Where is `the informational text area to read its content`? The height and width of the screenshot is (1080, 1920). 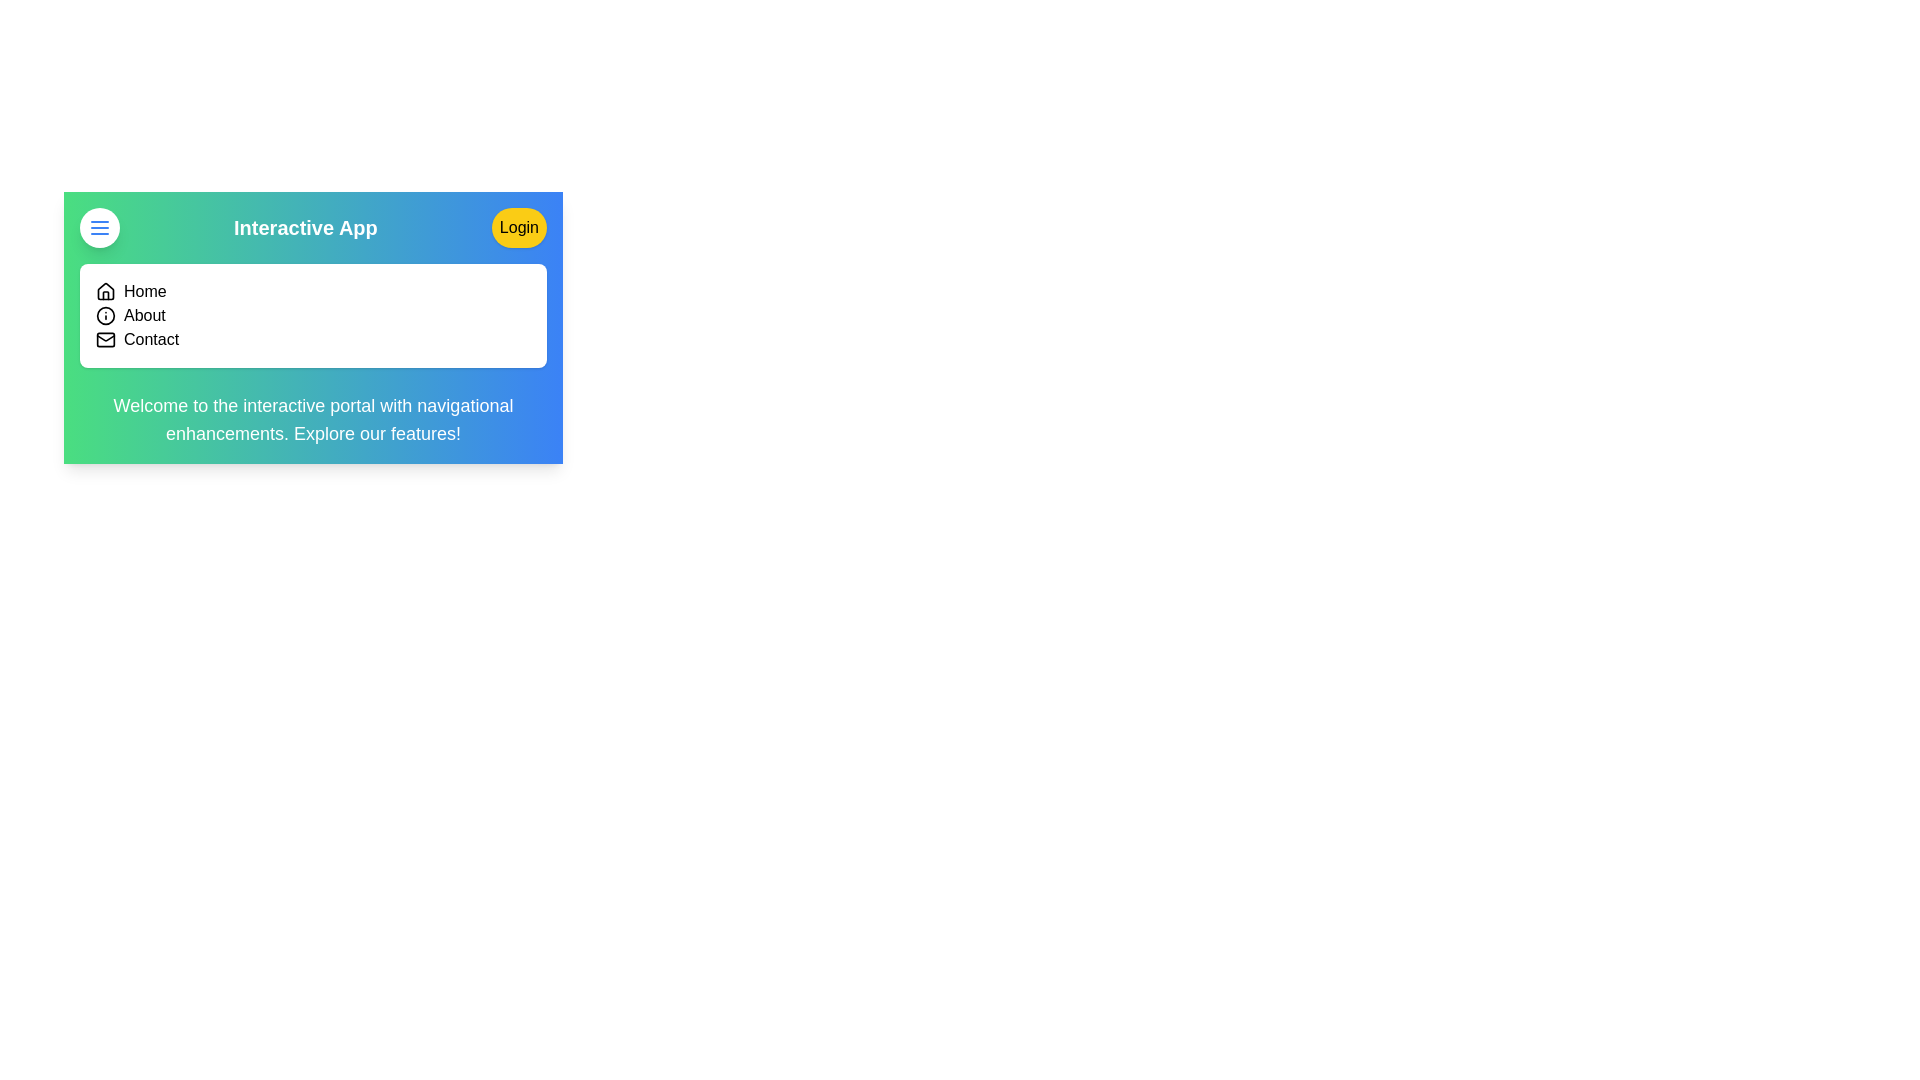
the informational text area to read its content is located at coordinates (312, 419).